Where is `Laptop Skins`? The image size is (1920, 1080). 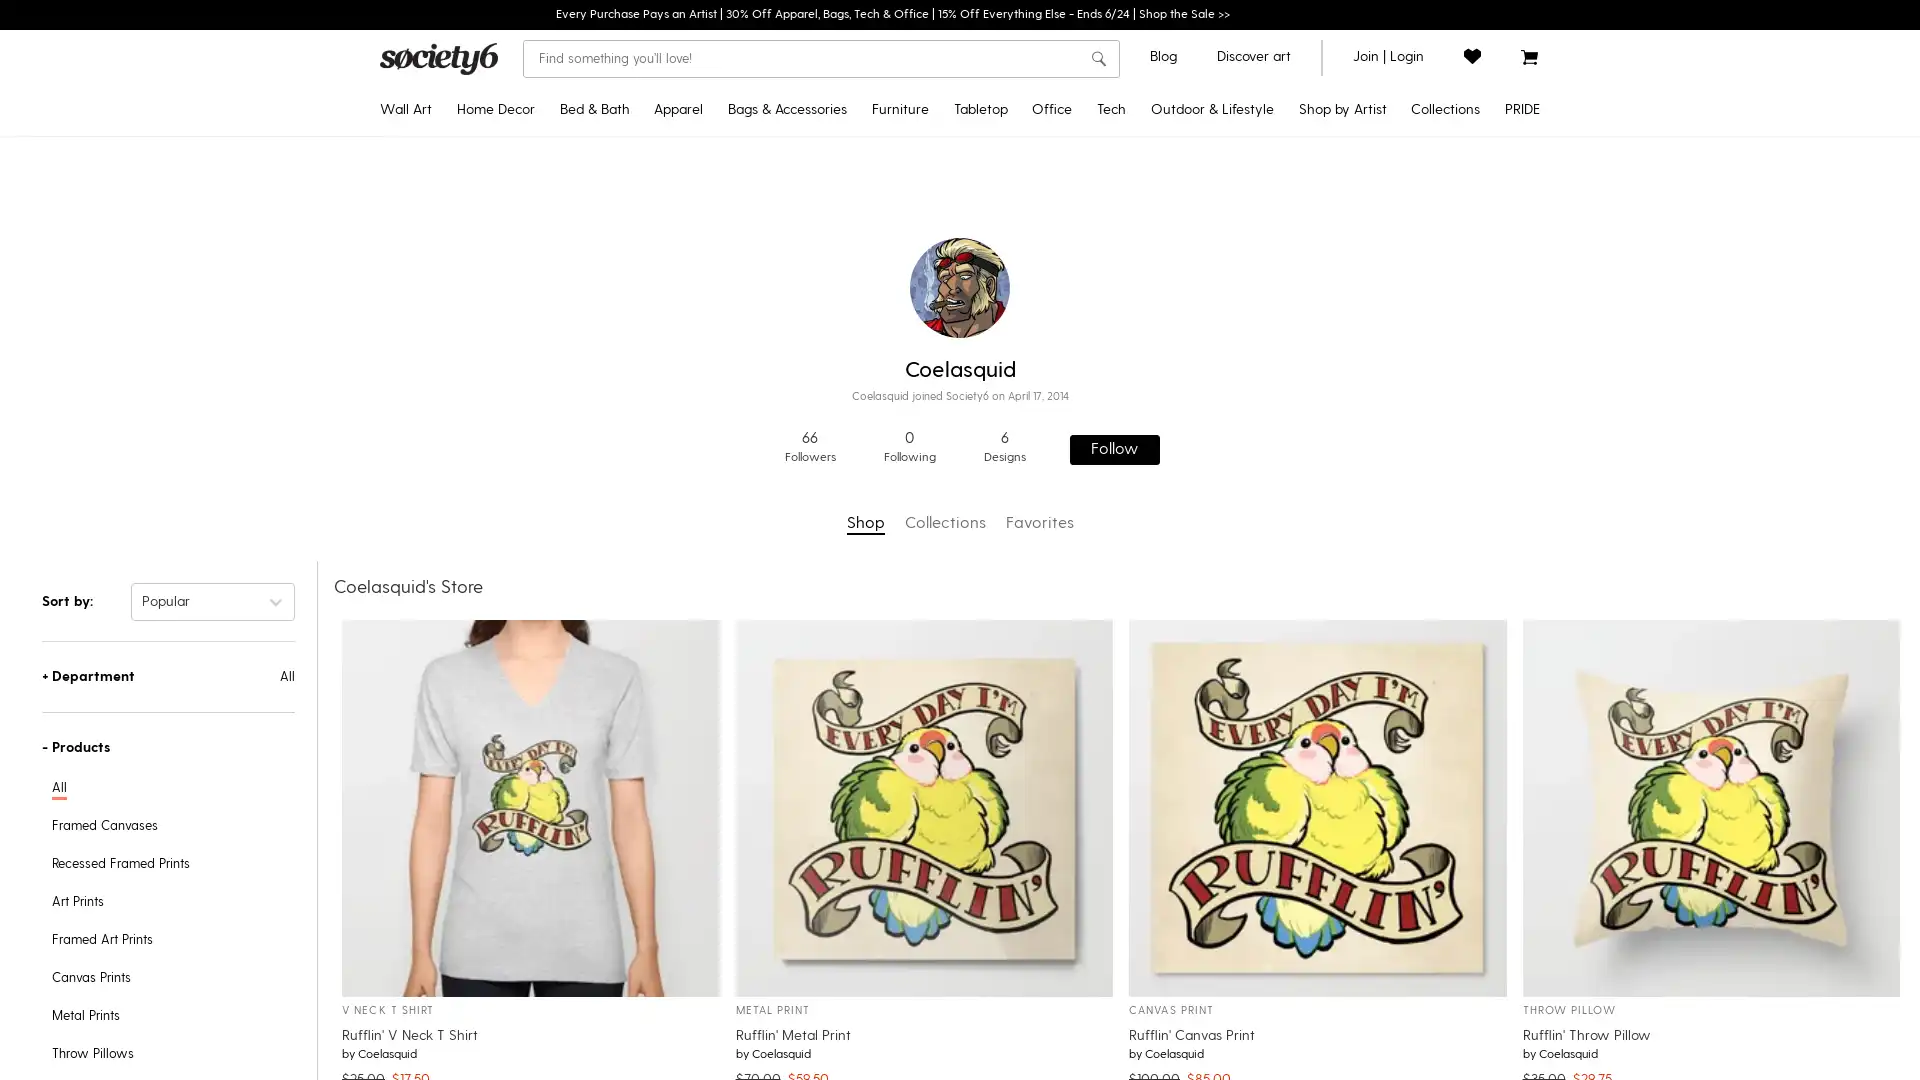 Laptop Skins is located at coordinates (1182, 482).